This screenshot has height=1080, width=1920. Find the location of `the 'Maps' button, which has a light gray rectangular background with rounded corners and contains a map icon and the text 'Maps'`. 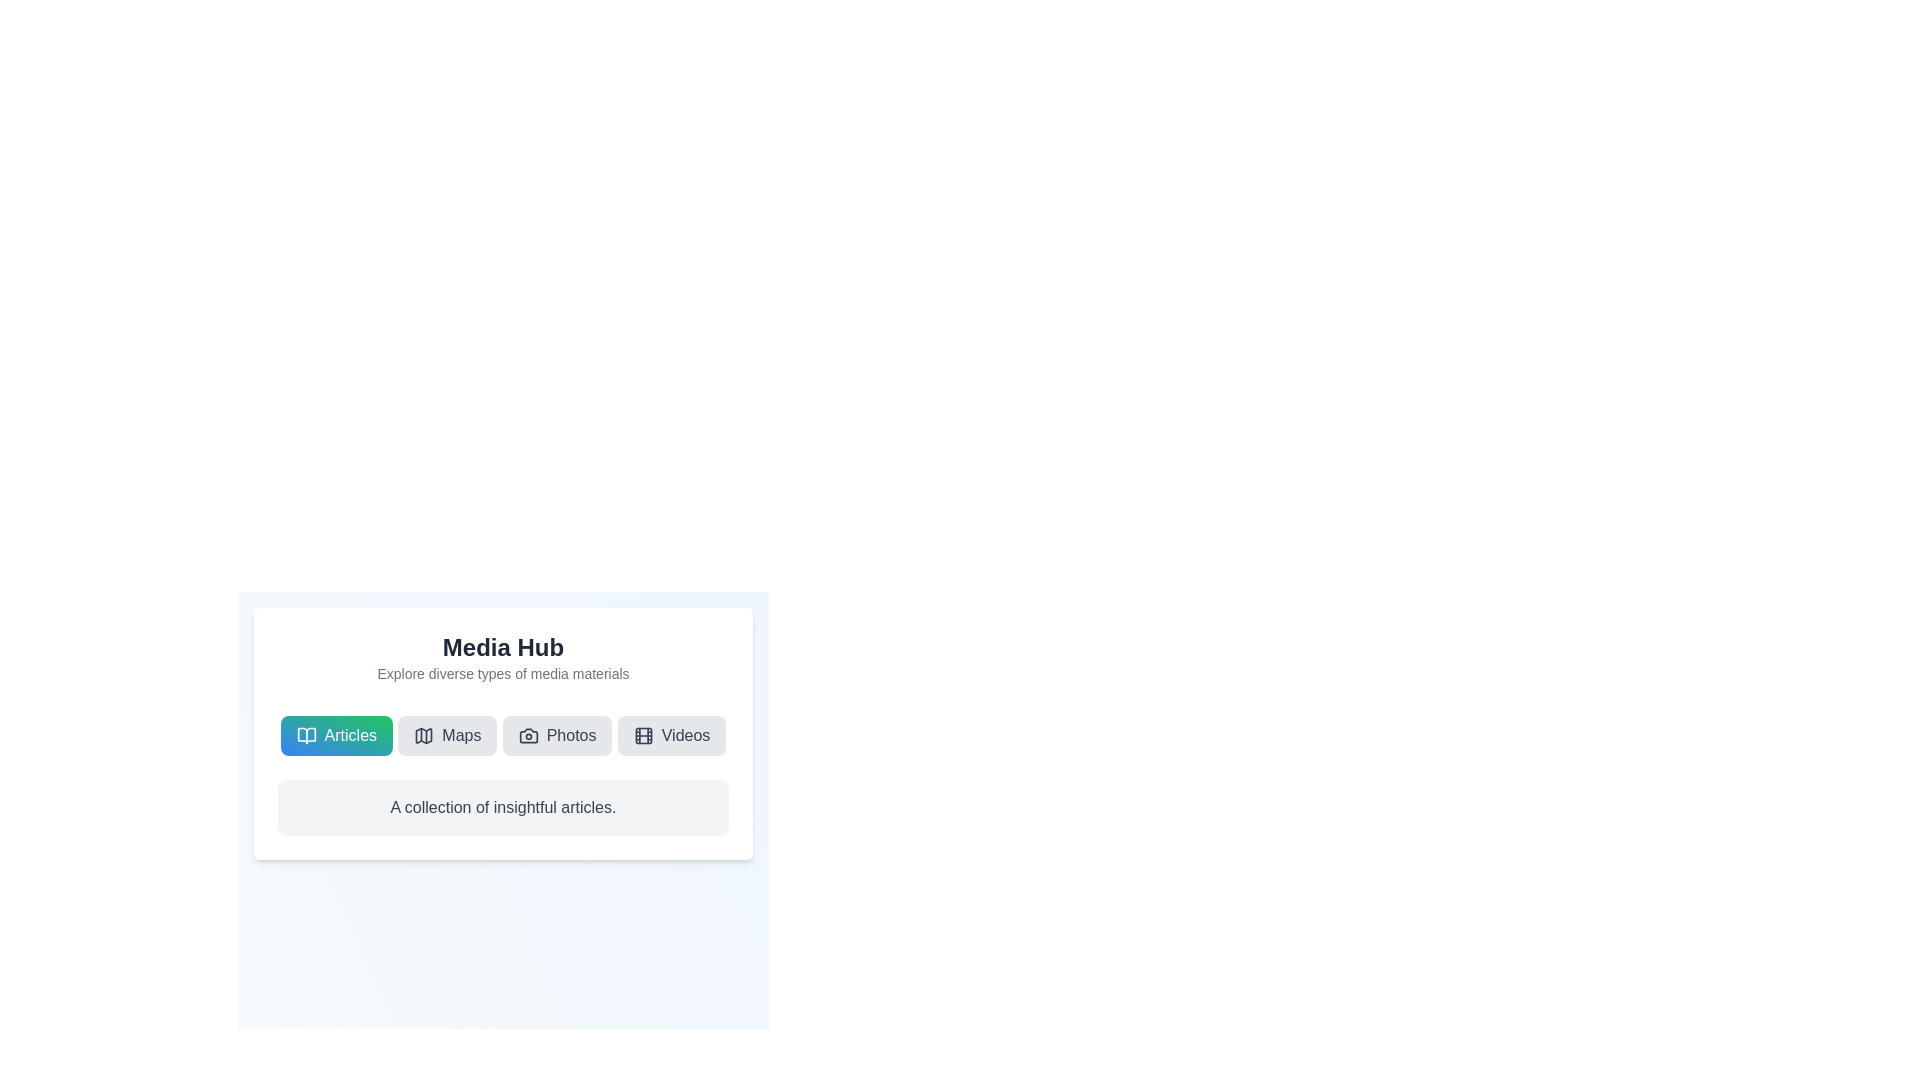

the 'Maps' button, which has a light gray rectangular background with rounded corners and contains a map icon and the text 'Maps' is located at coordinates (446, 736).